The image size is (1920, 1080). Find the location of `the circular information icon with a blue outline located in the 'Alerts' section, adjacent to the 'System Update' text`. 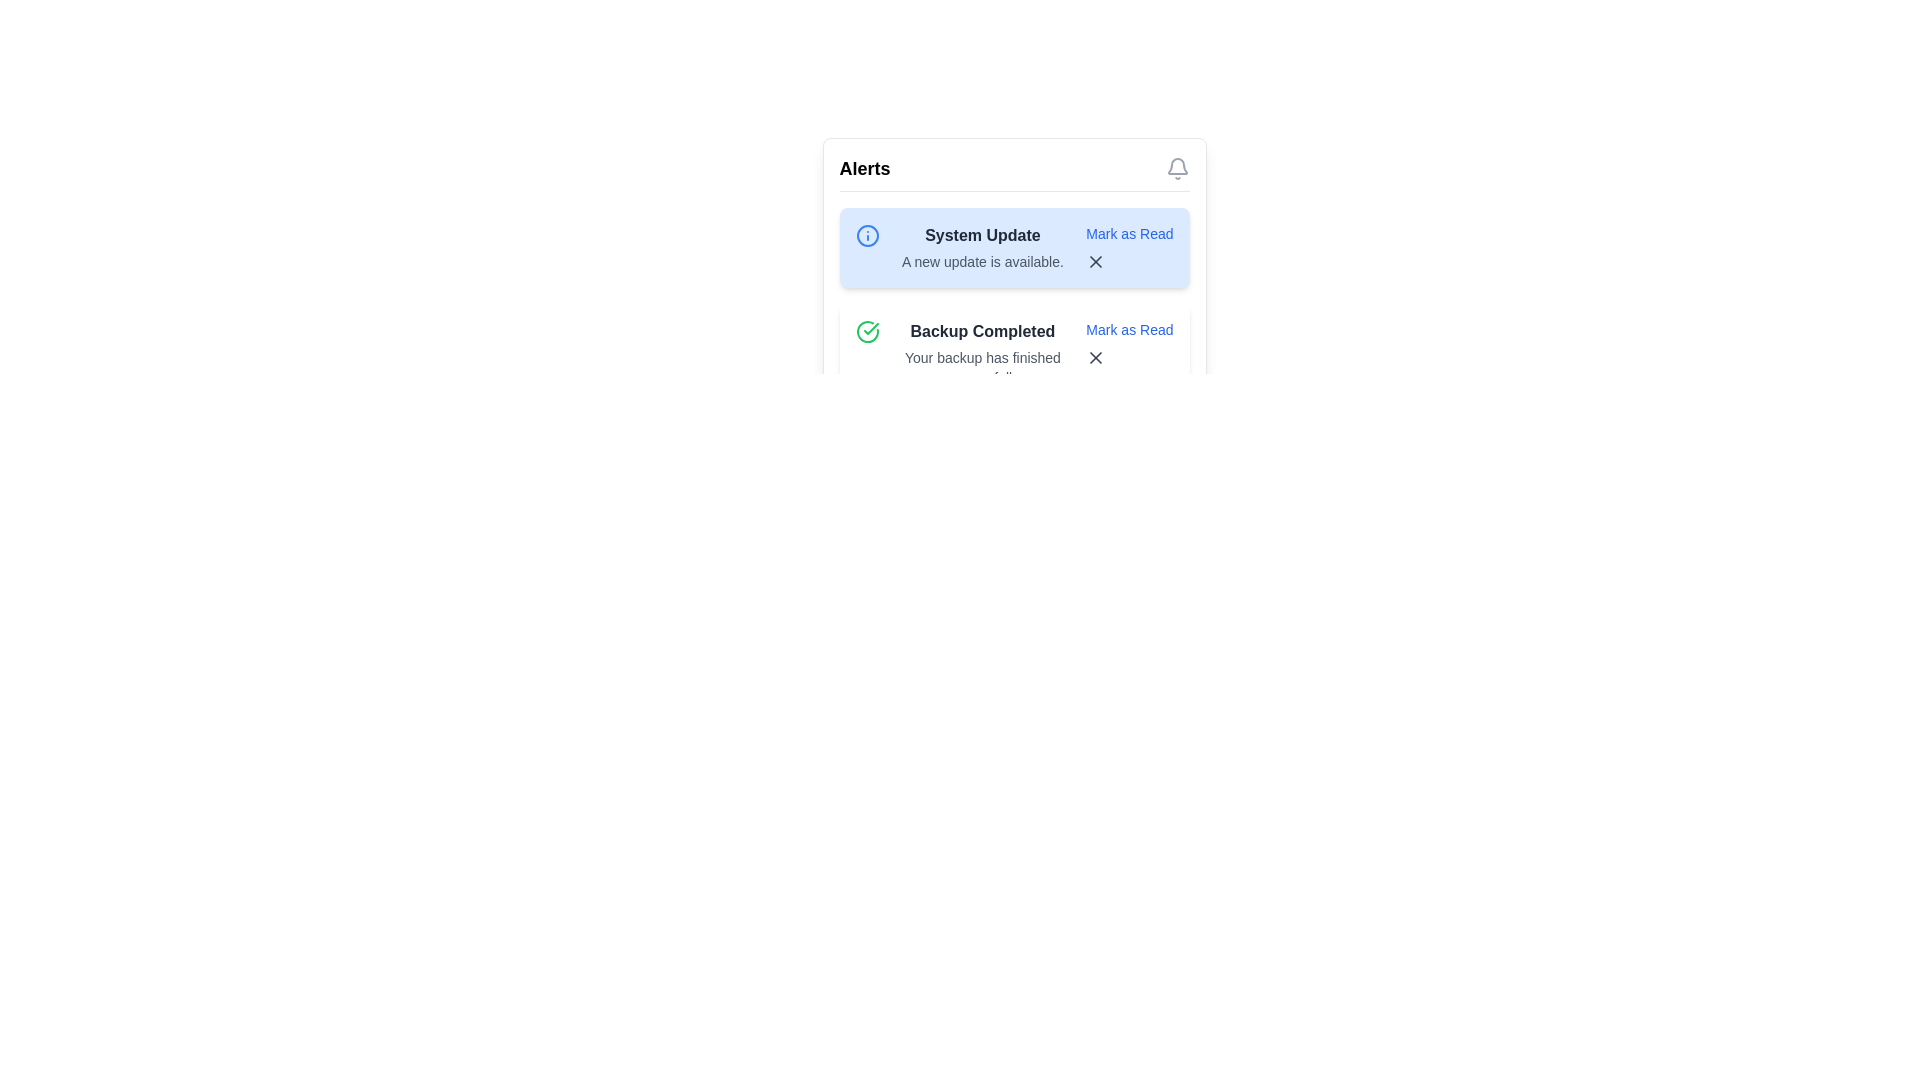

the circular information icon with a blue outline located in the 'Alerts' section, adjacent to the 'System Update' text is located at coordinates (867, 234).